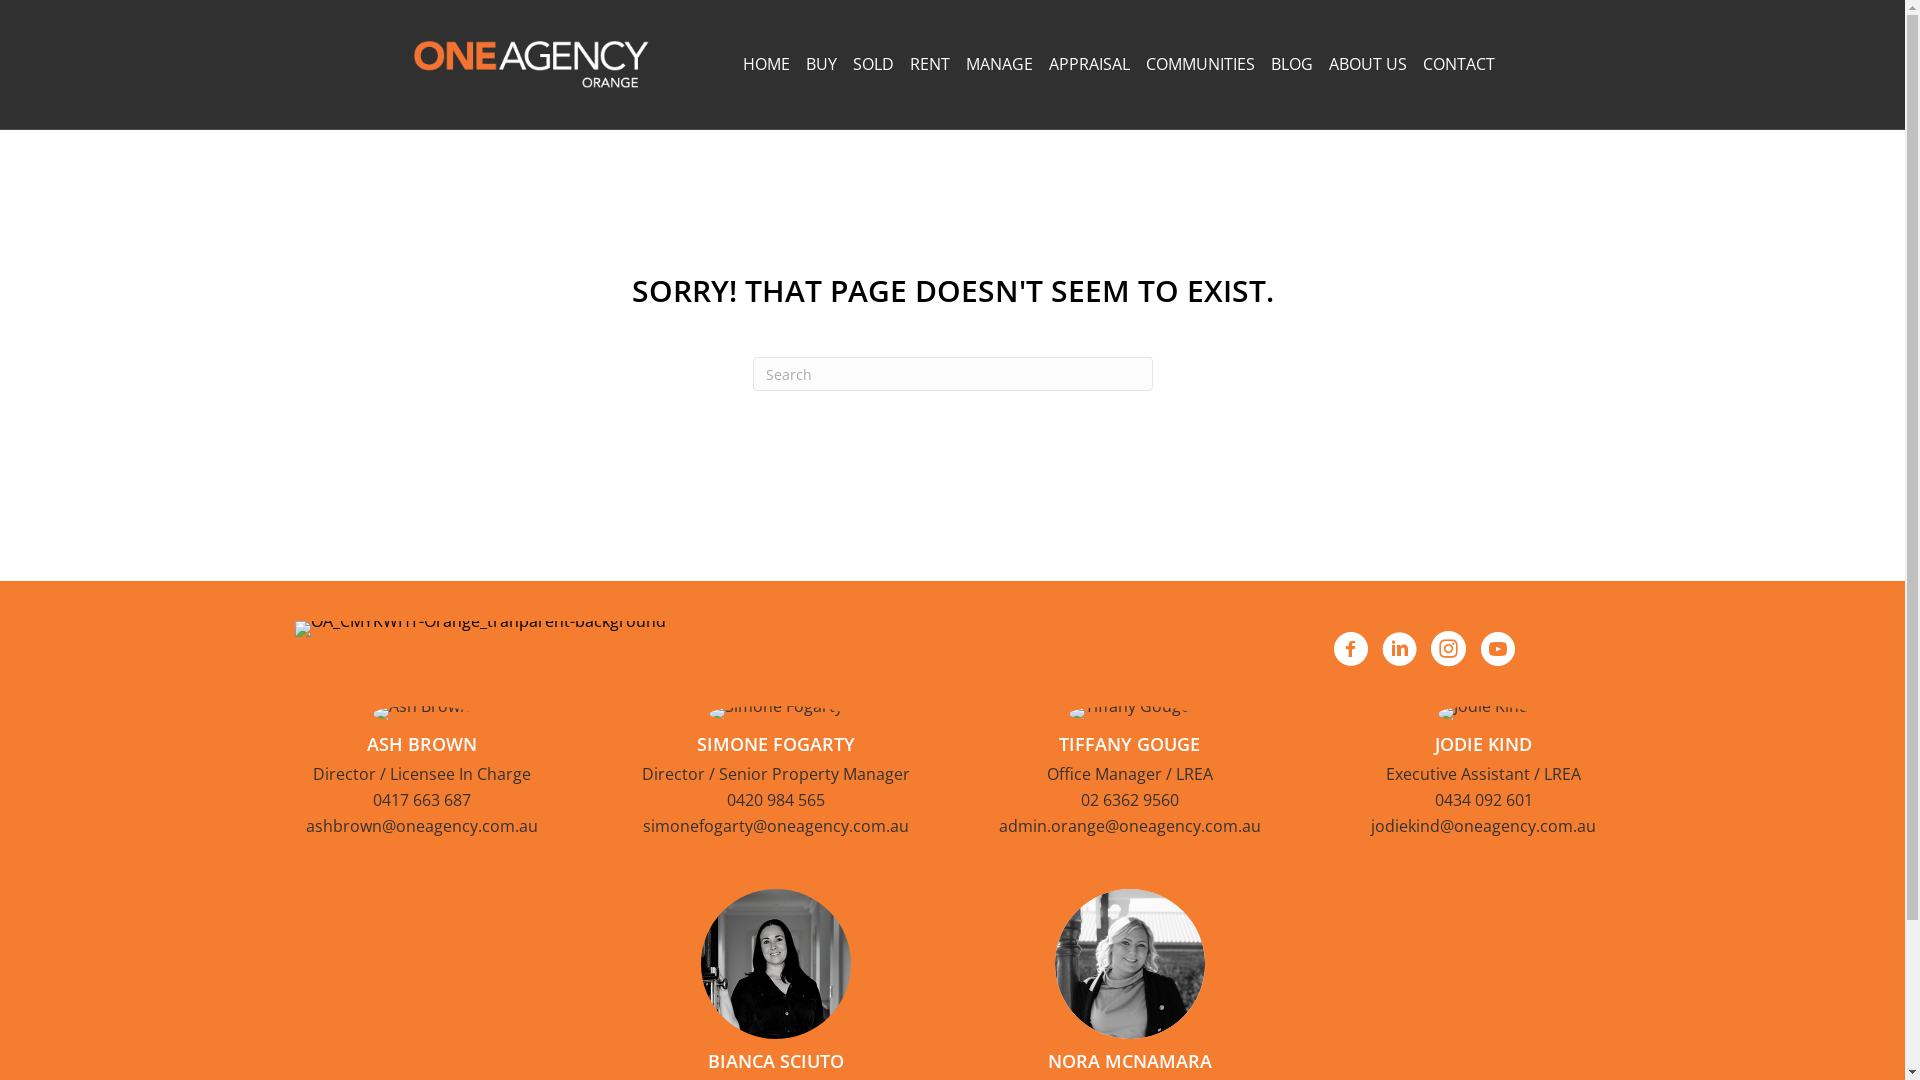 This screenshot has width=1920, height=1080. I want to click on 'APPRAISAL', so click(1087, 63).